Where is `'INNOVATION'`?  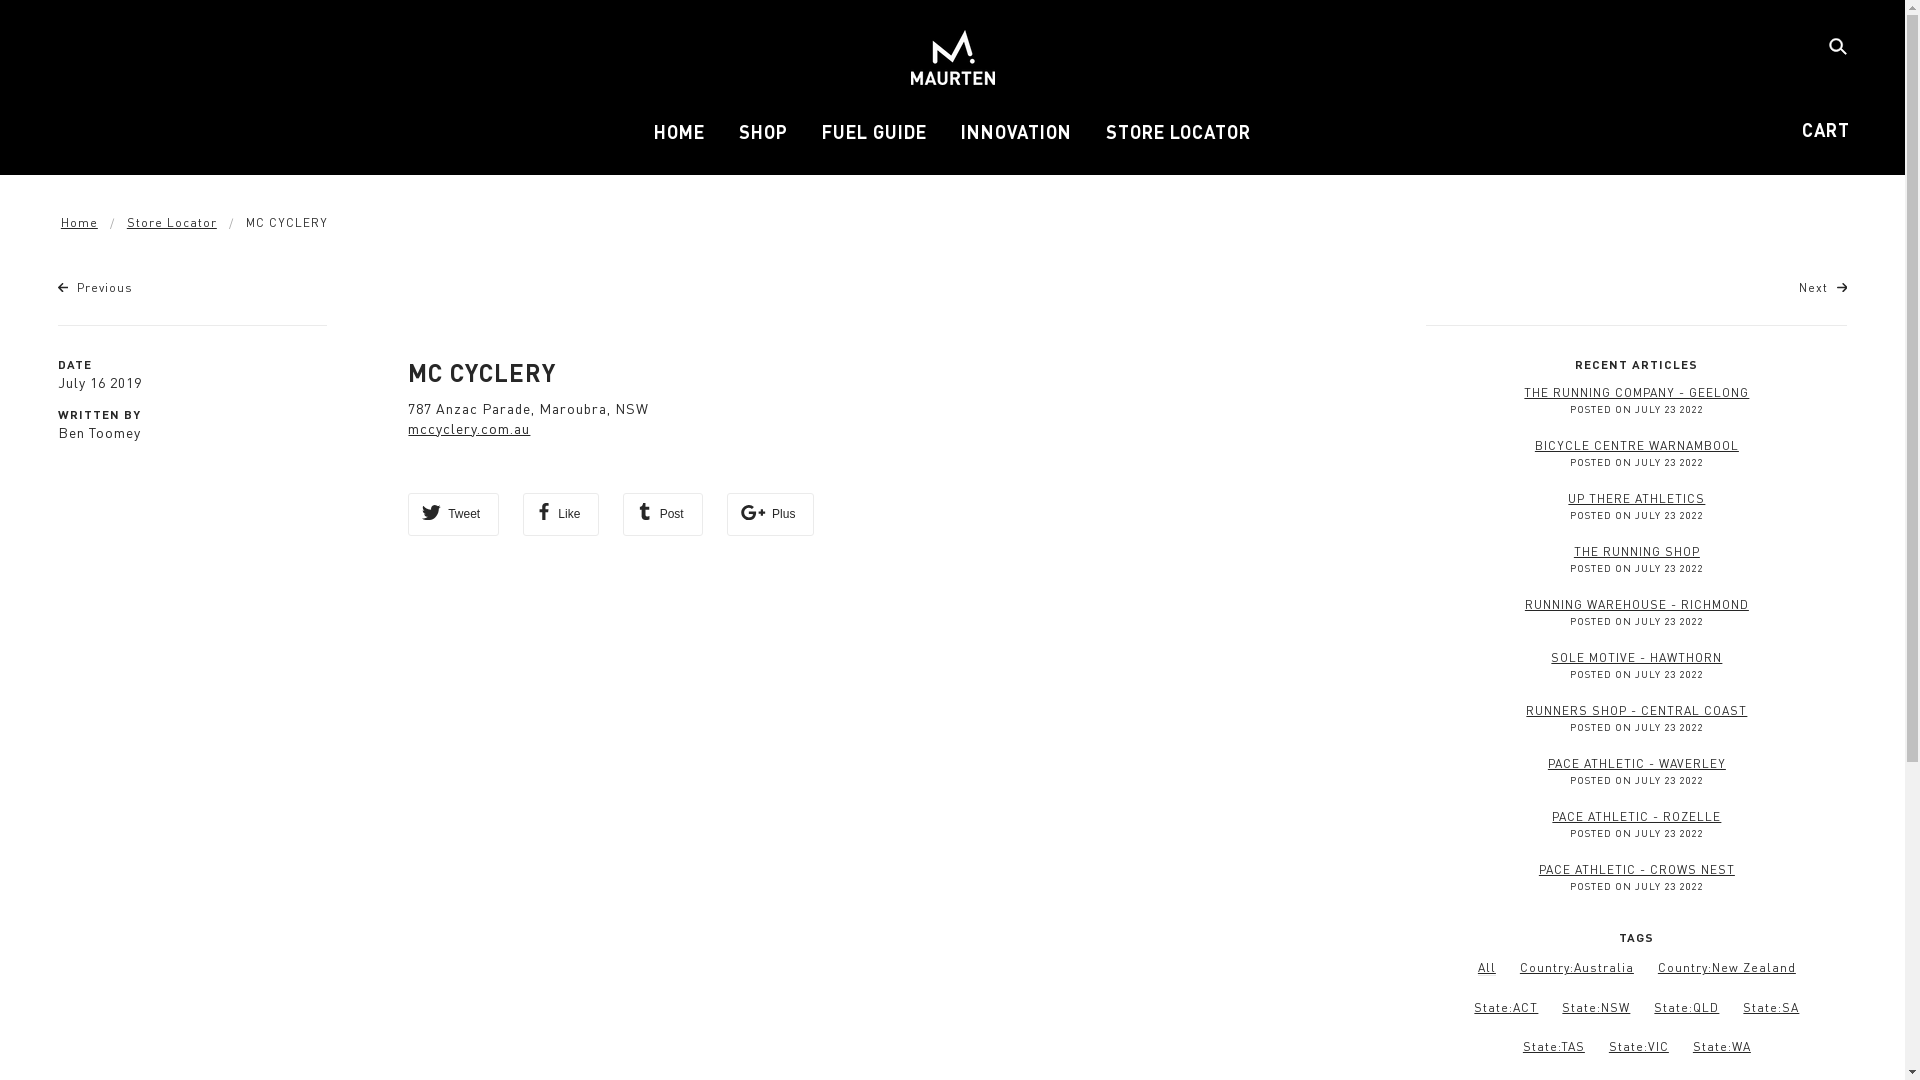 'INNOVATION' is located at coordinates (1016, 138).